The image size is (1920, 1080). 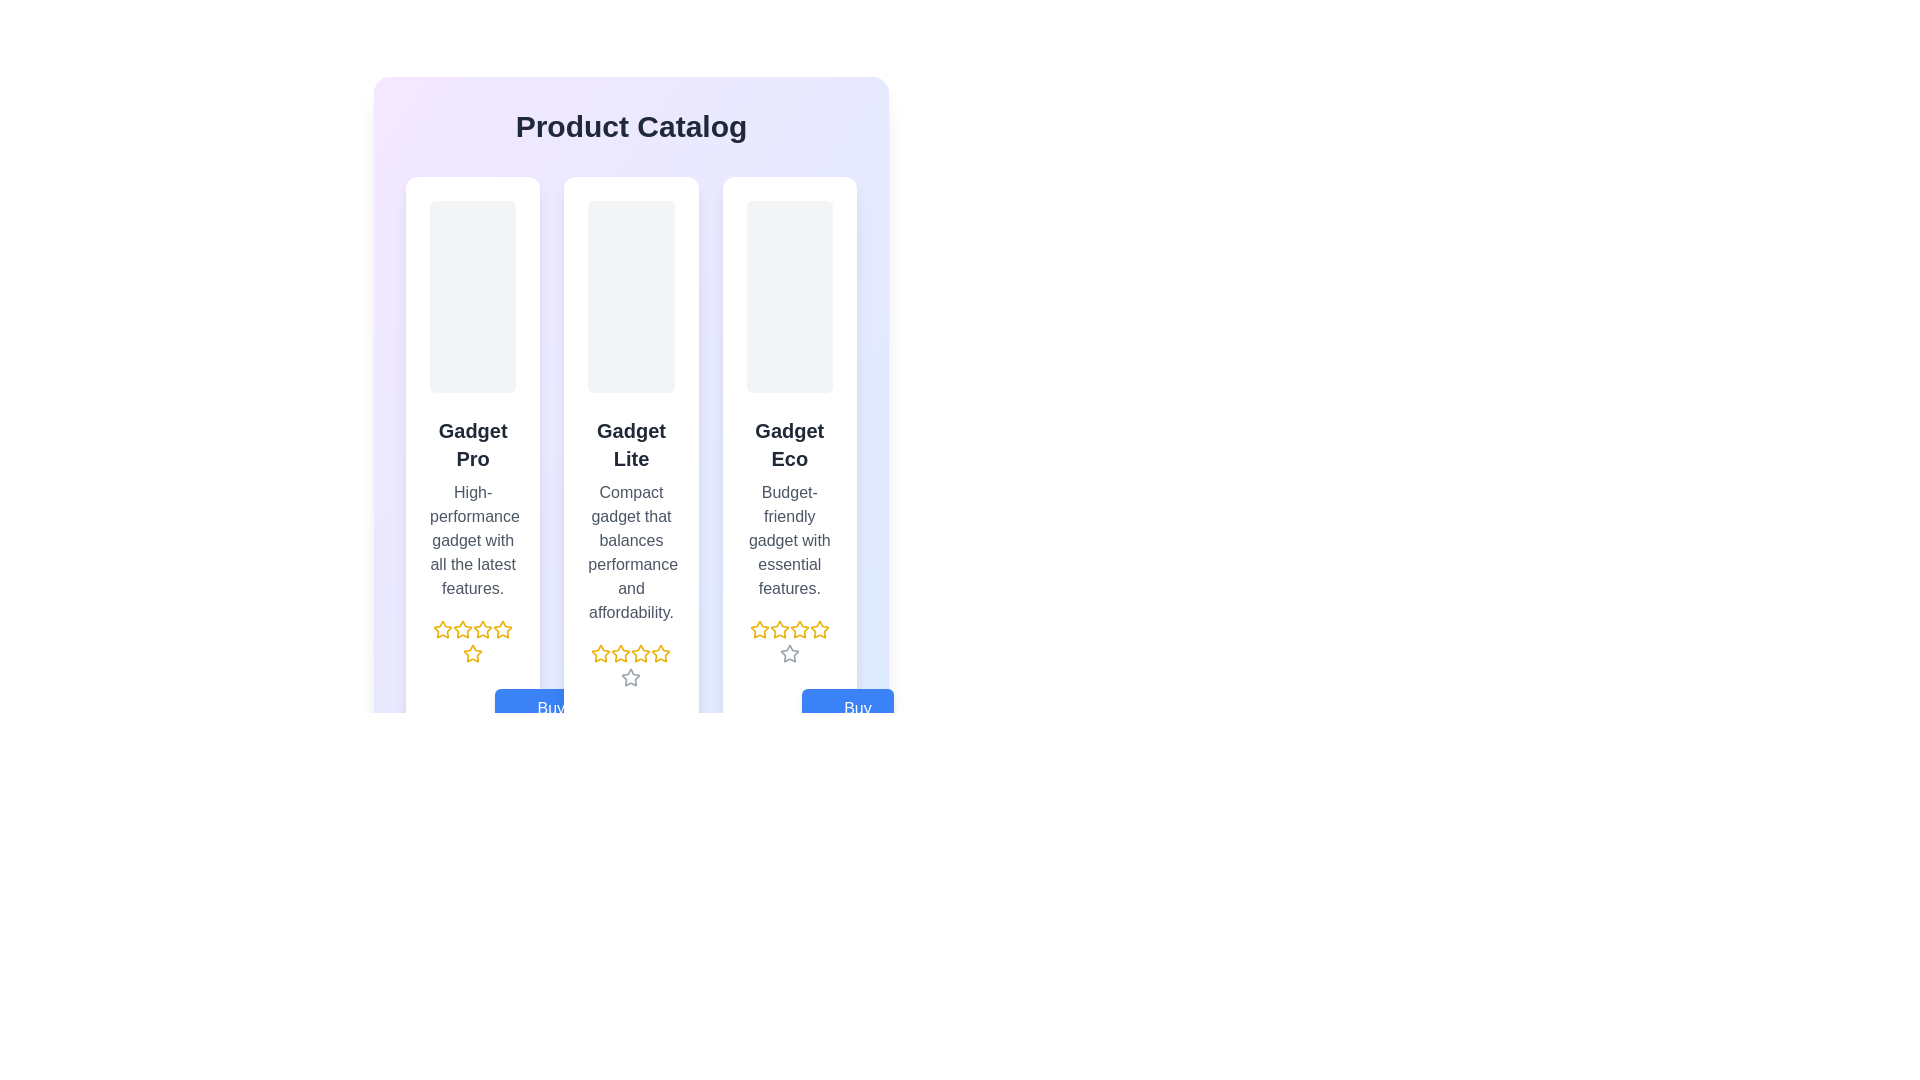 I want to click on the fifth star in the rating system under the 'Gadget Pro' card in the 'Product Catalog' interface, so click(x=503, y=628).